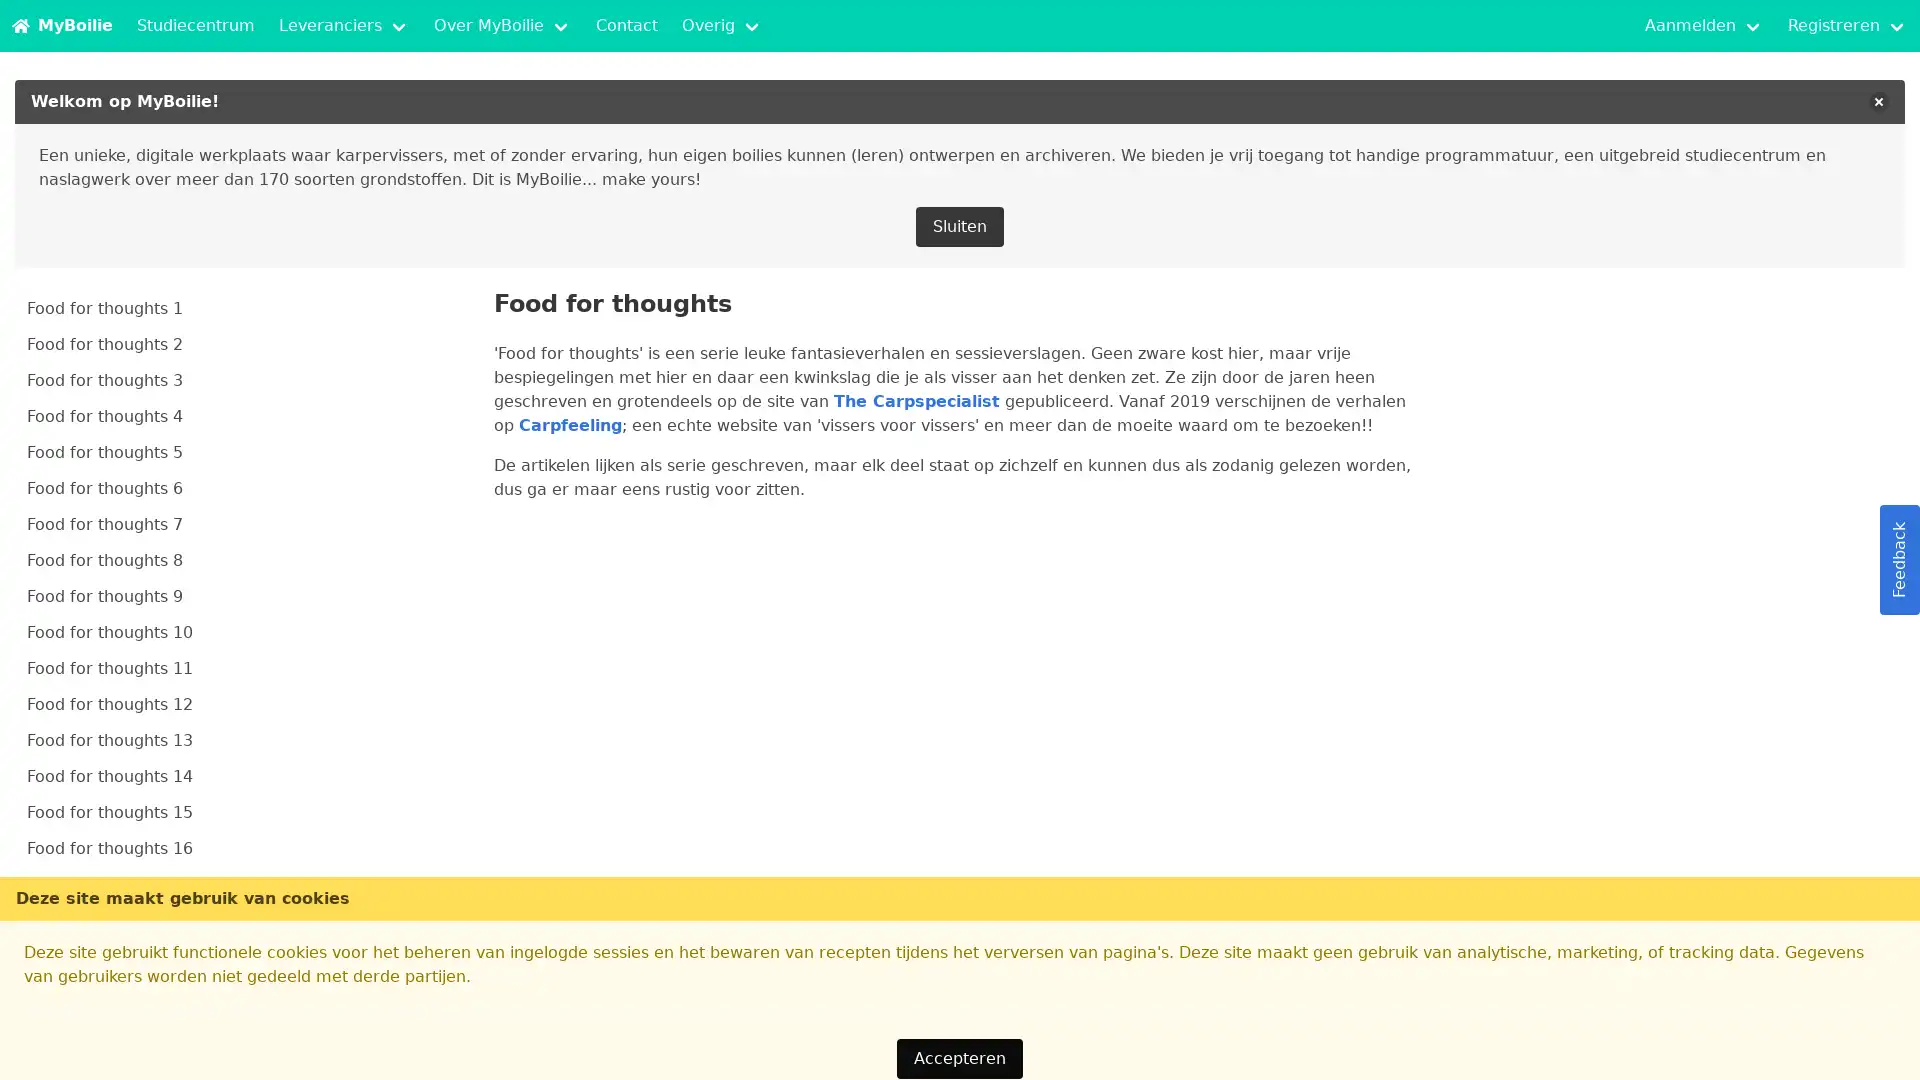 This screenshot has width=1920, height=1080. Describe the element at coordinates (1877, 101) in the screenshot. I see `delete` at that location.